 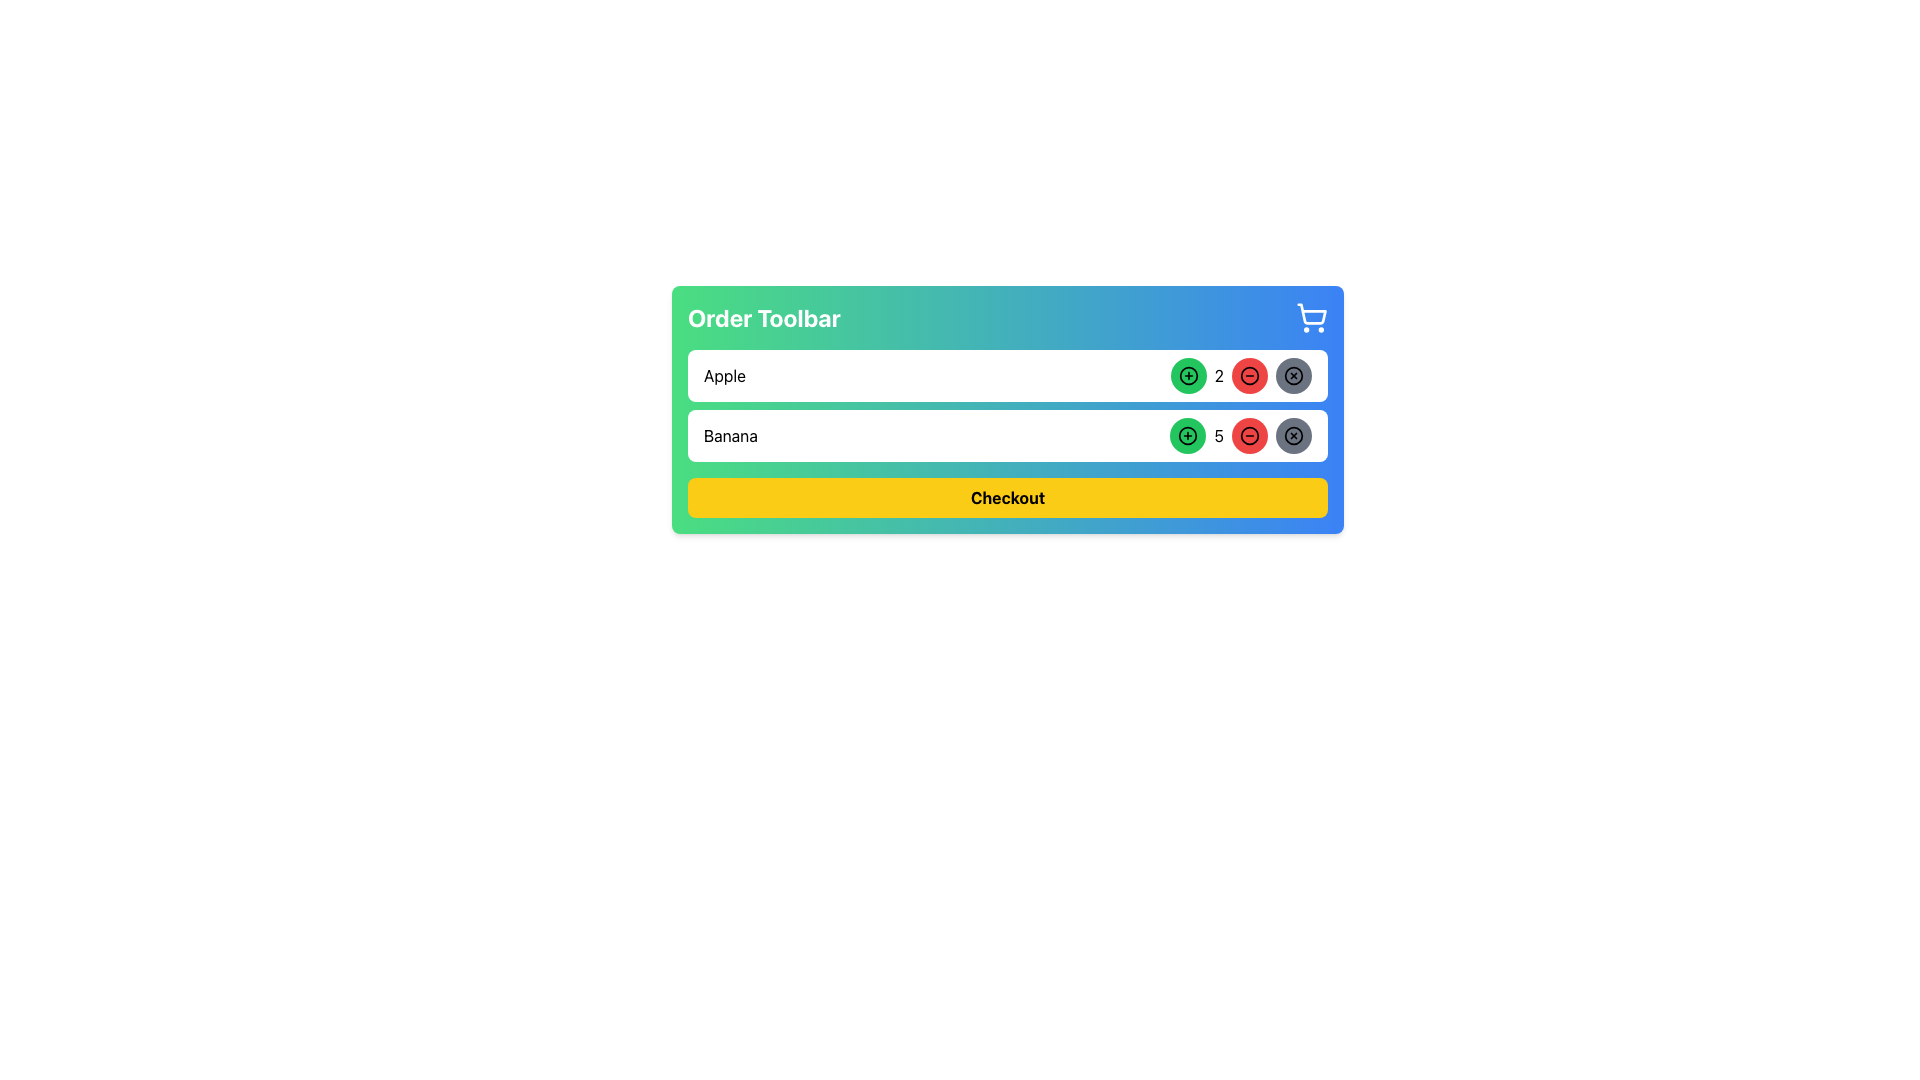 What do you see at coordinates (1188, 375) in the screenshot?
I see `the increment button for the 'Apple' item` at bounding box center [1188, 375].